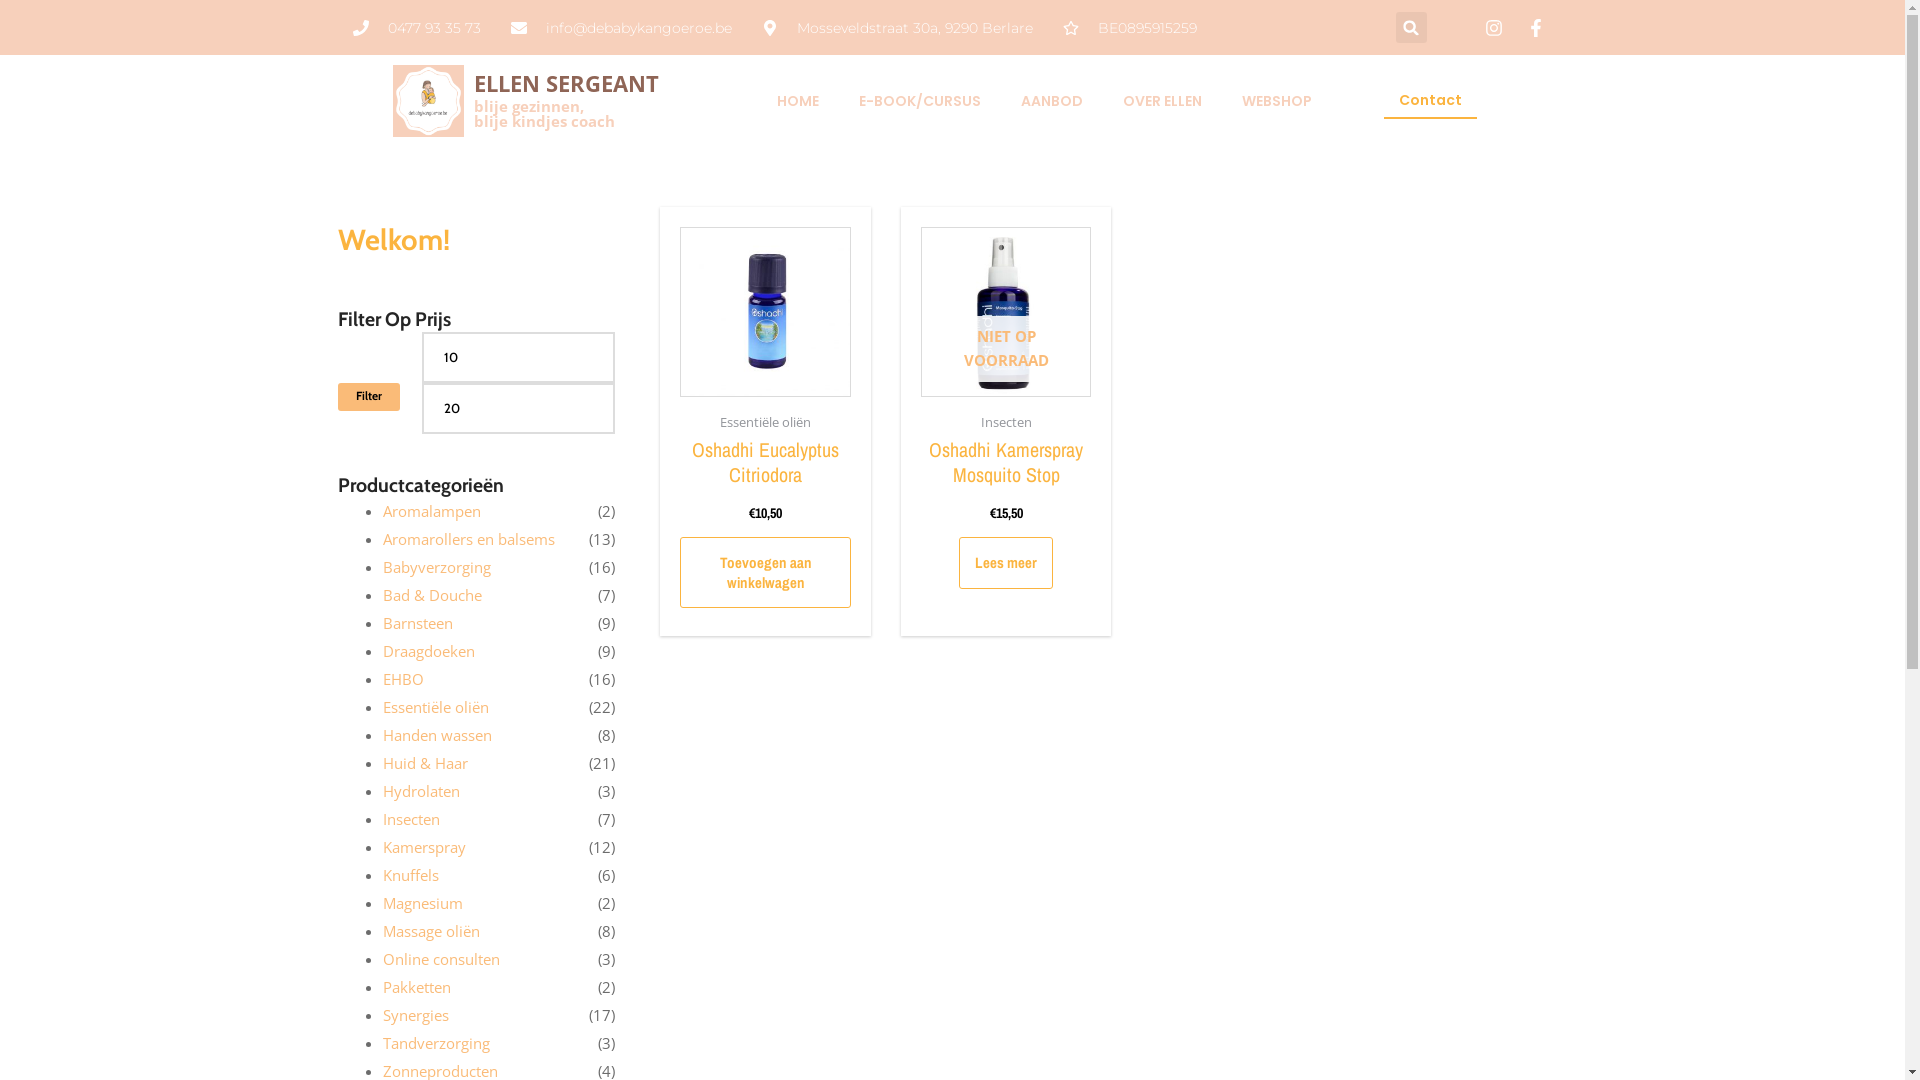  I want to click on 'Tandverzorging', so click(434, 1041).